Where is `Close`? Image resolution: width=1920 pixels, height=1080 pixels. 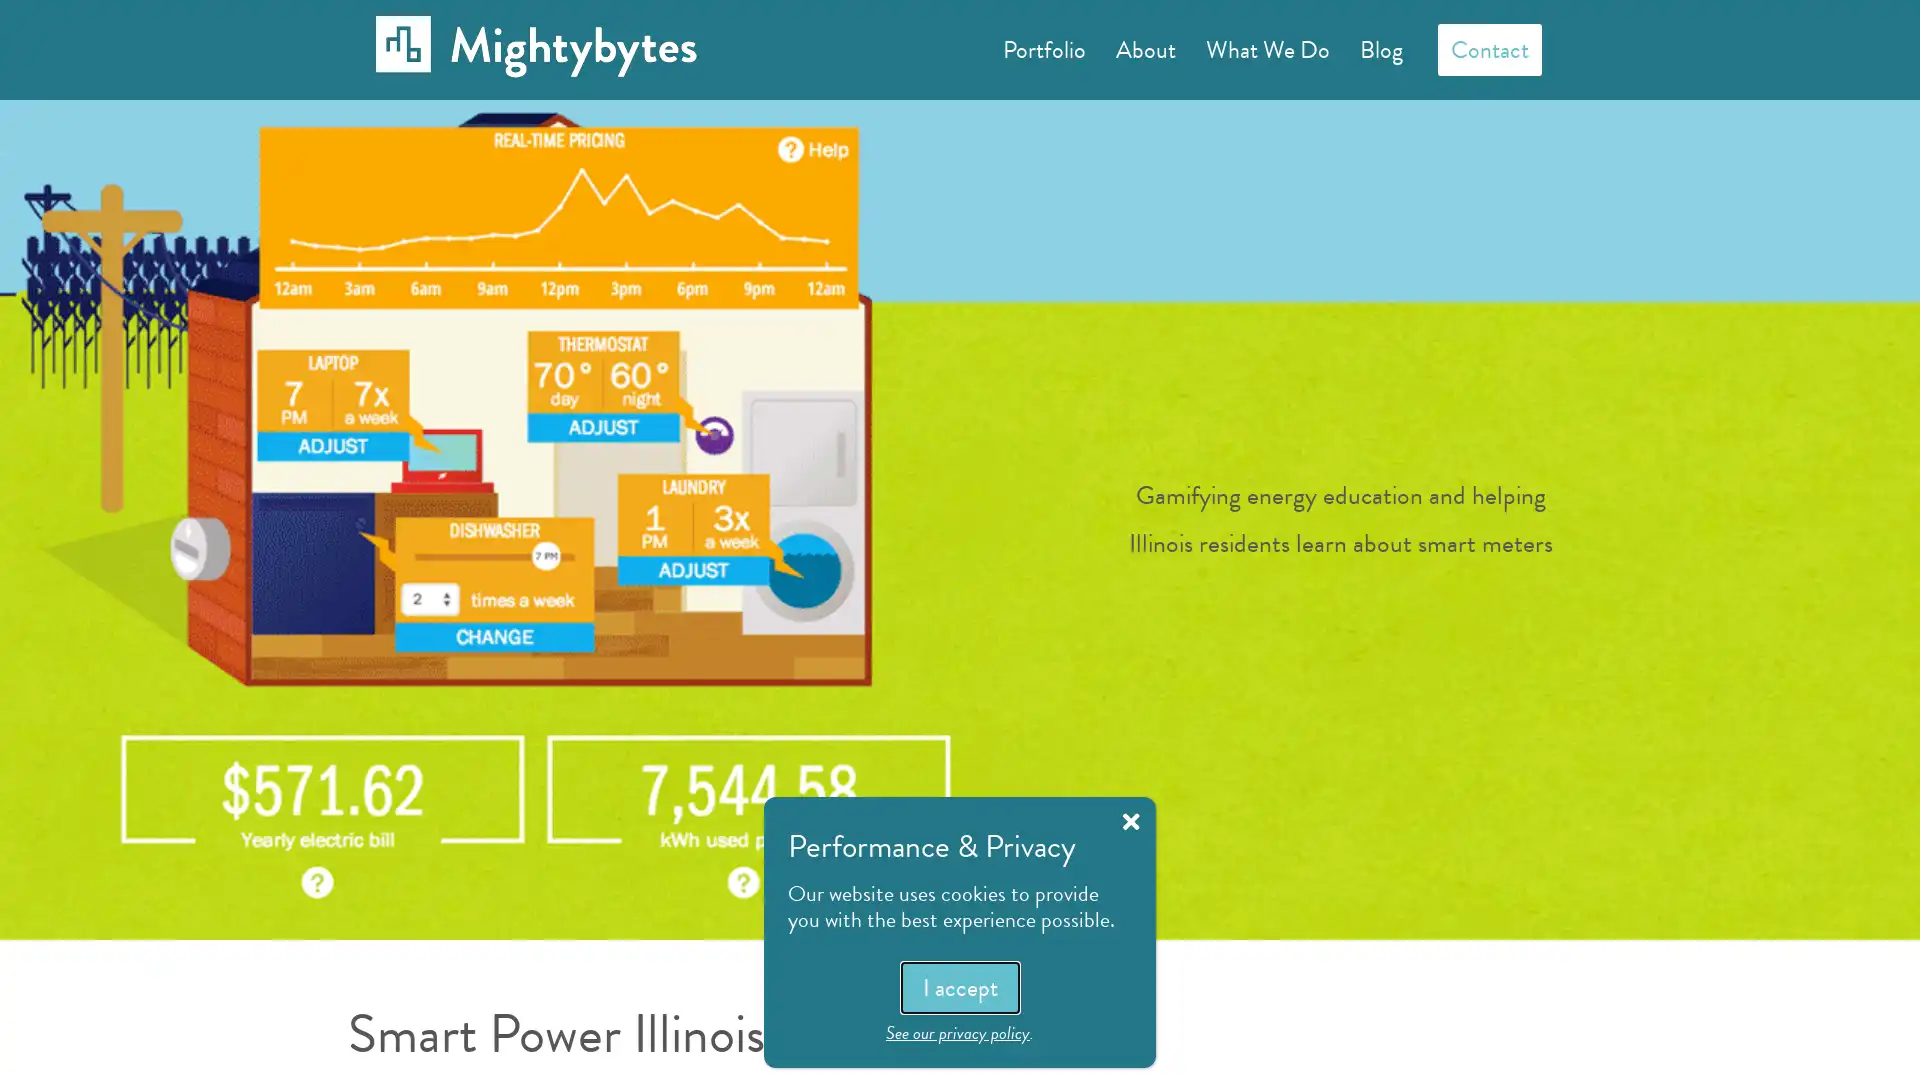 Close is located at coordinates (1131, 821).